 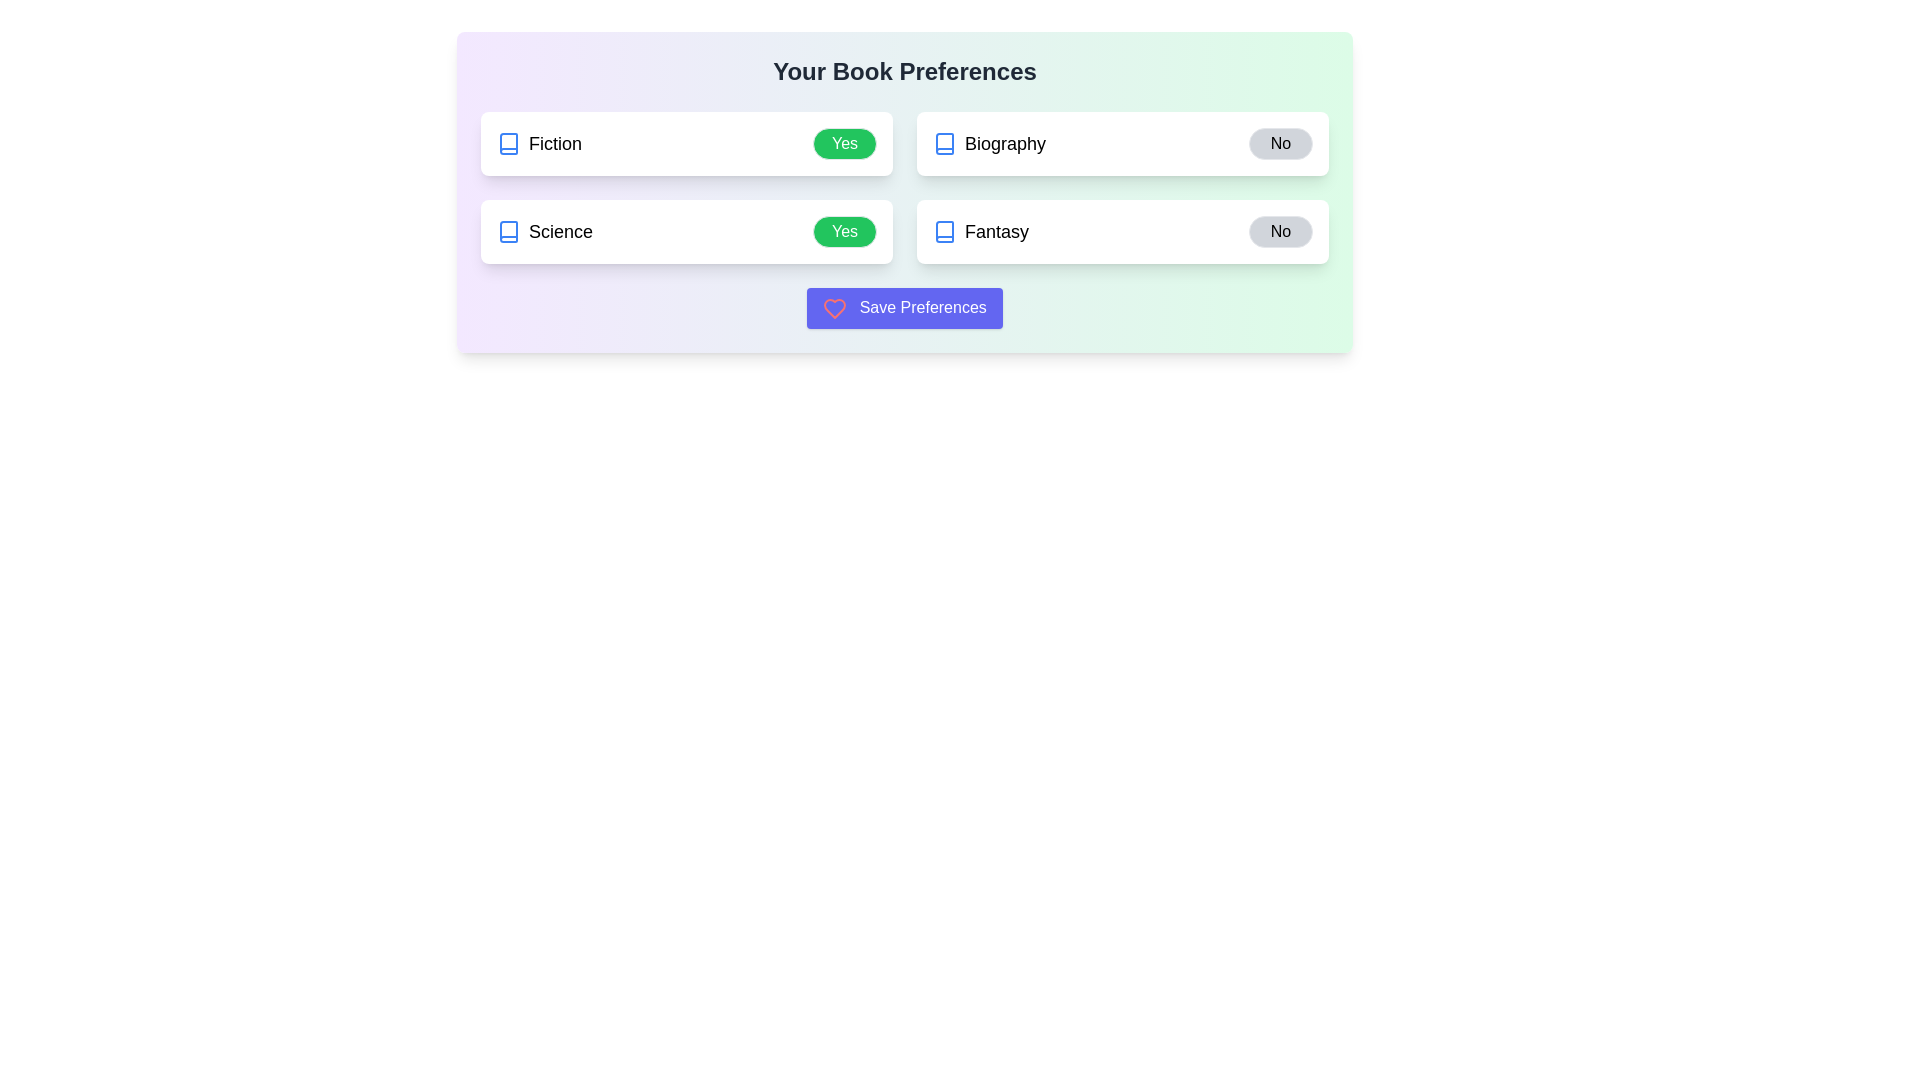 What do you see at coordinates (980, 230) in the screenshot?
I see `the Fantasy to observe feedback` at bounding box center [980, 230].